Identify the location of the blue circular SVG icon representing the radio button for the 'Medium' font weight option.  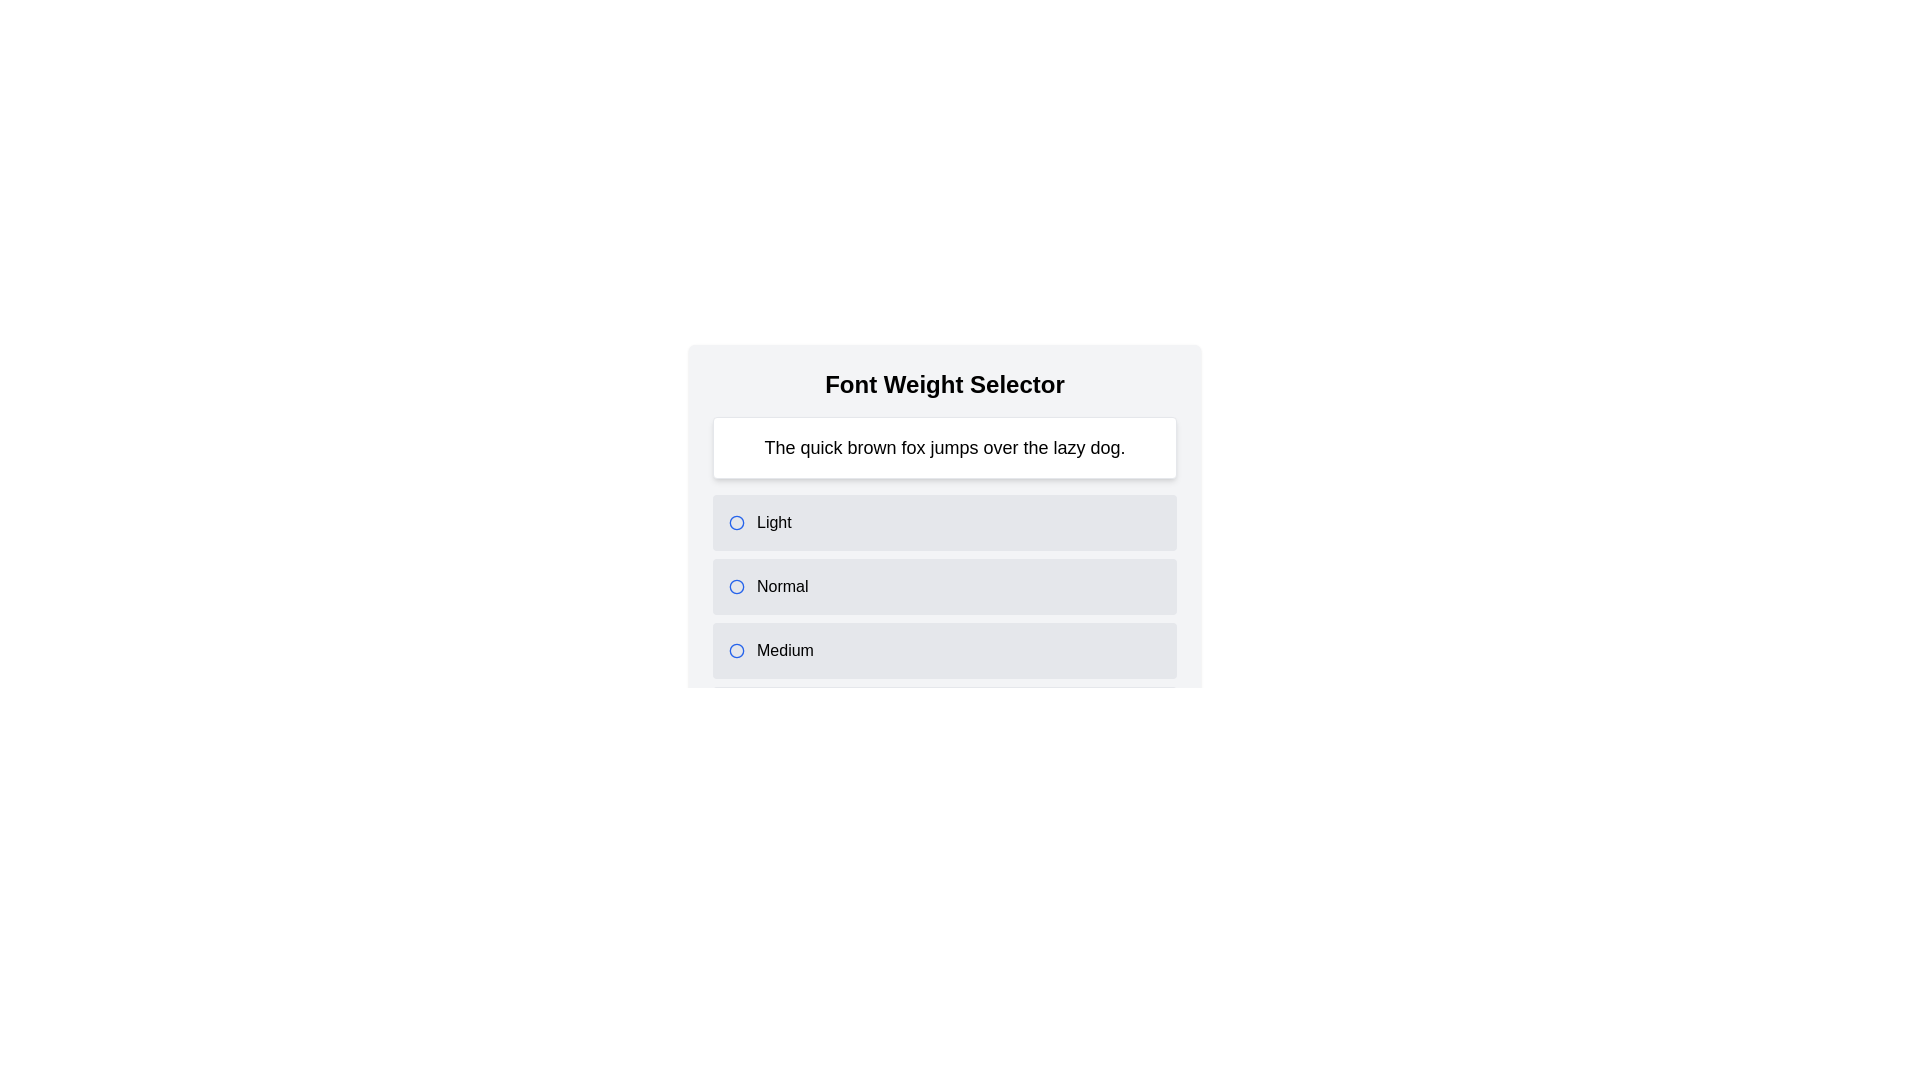
(736, 651).